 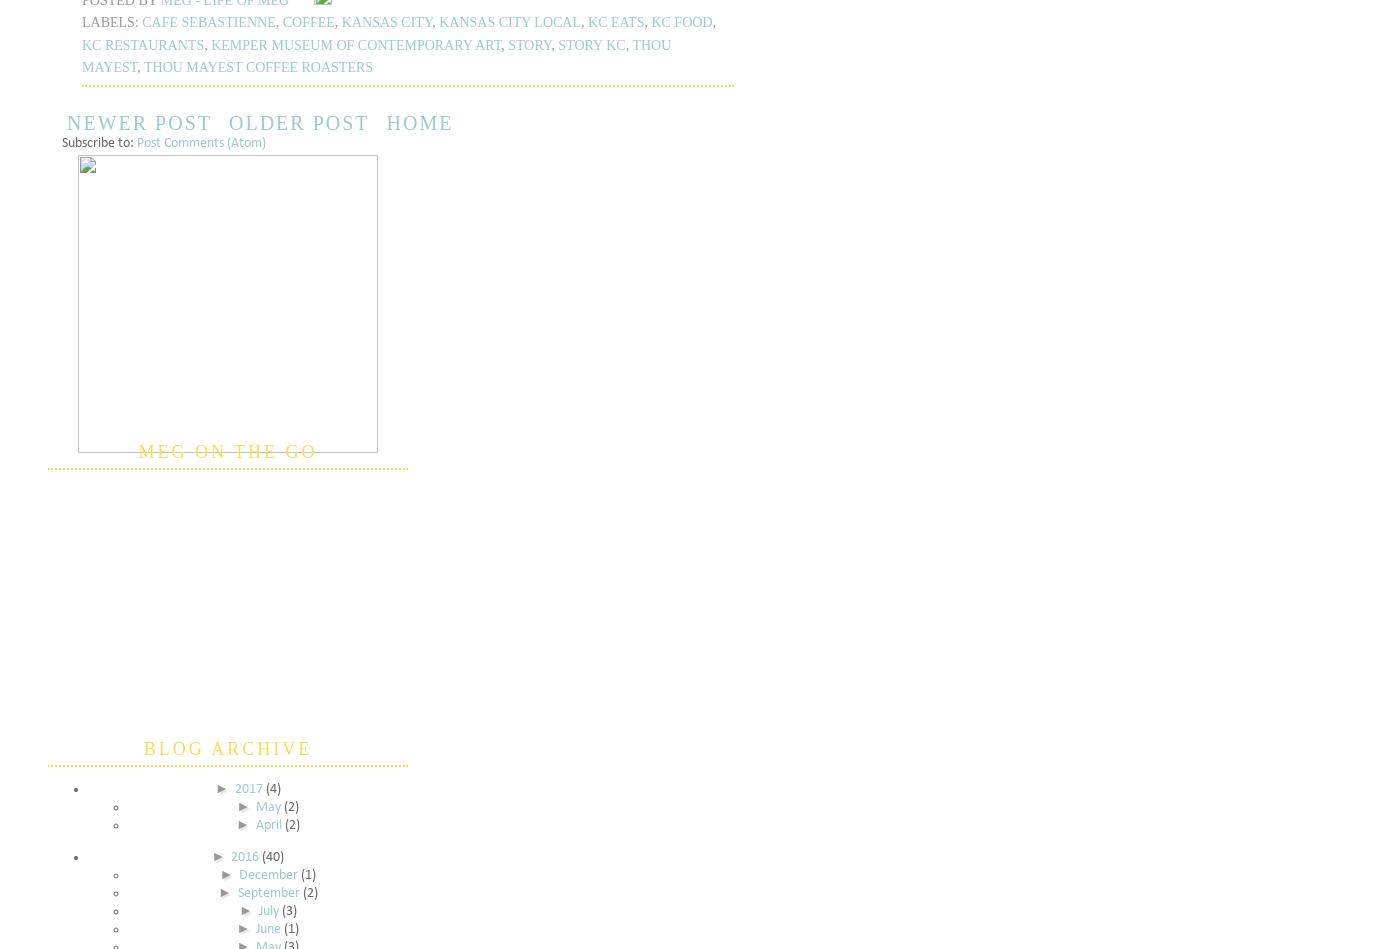 I want to click on '(4)', so click(x=271, y=789).